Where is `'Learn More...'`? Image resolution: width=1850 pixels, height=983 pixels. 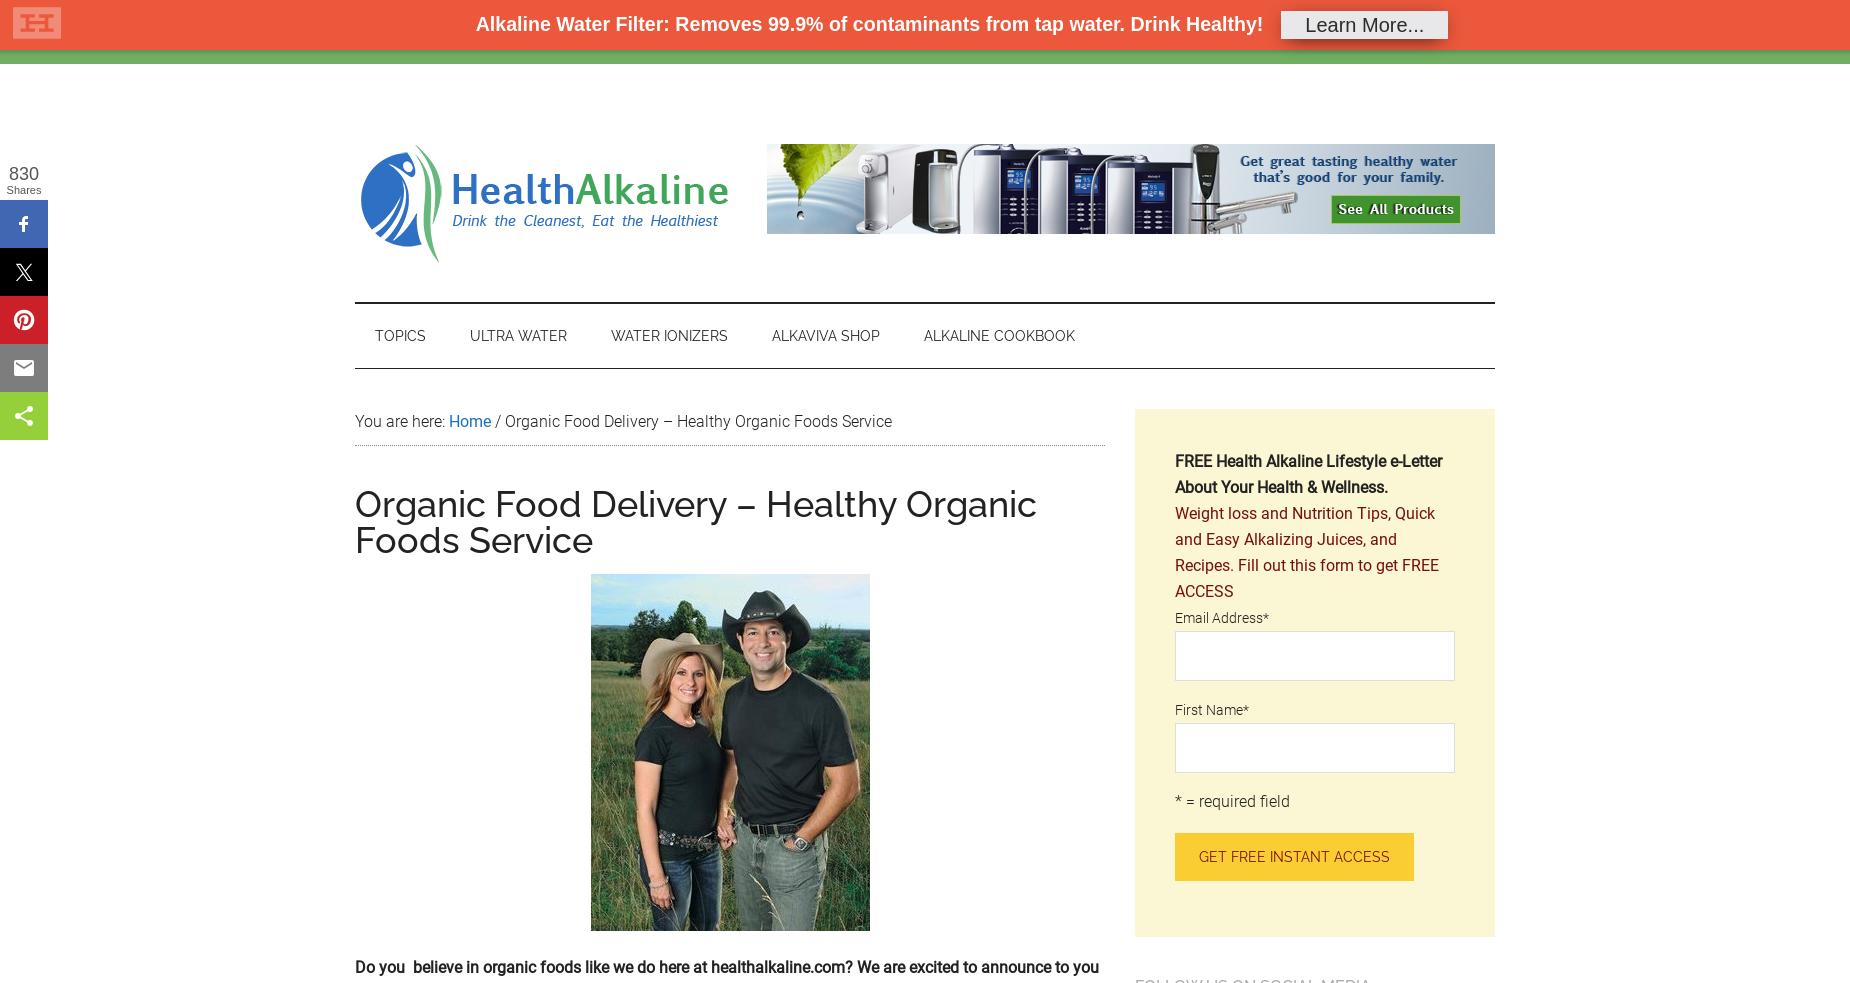 'Learn More...' is located at coordinates (1363, 22).